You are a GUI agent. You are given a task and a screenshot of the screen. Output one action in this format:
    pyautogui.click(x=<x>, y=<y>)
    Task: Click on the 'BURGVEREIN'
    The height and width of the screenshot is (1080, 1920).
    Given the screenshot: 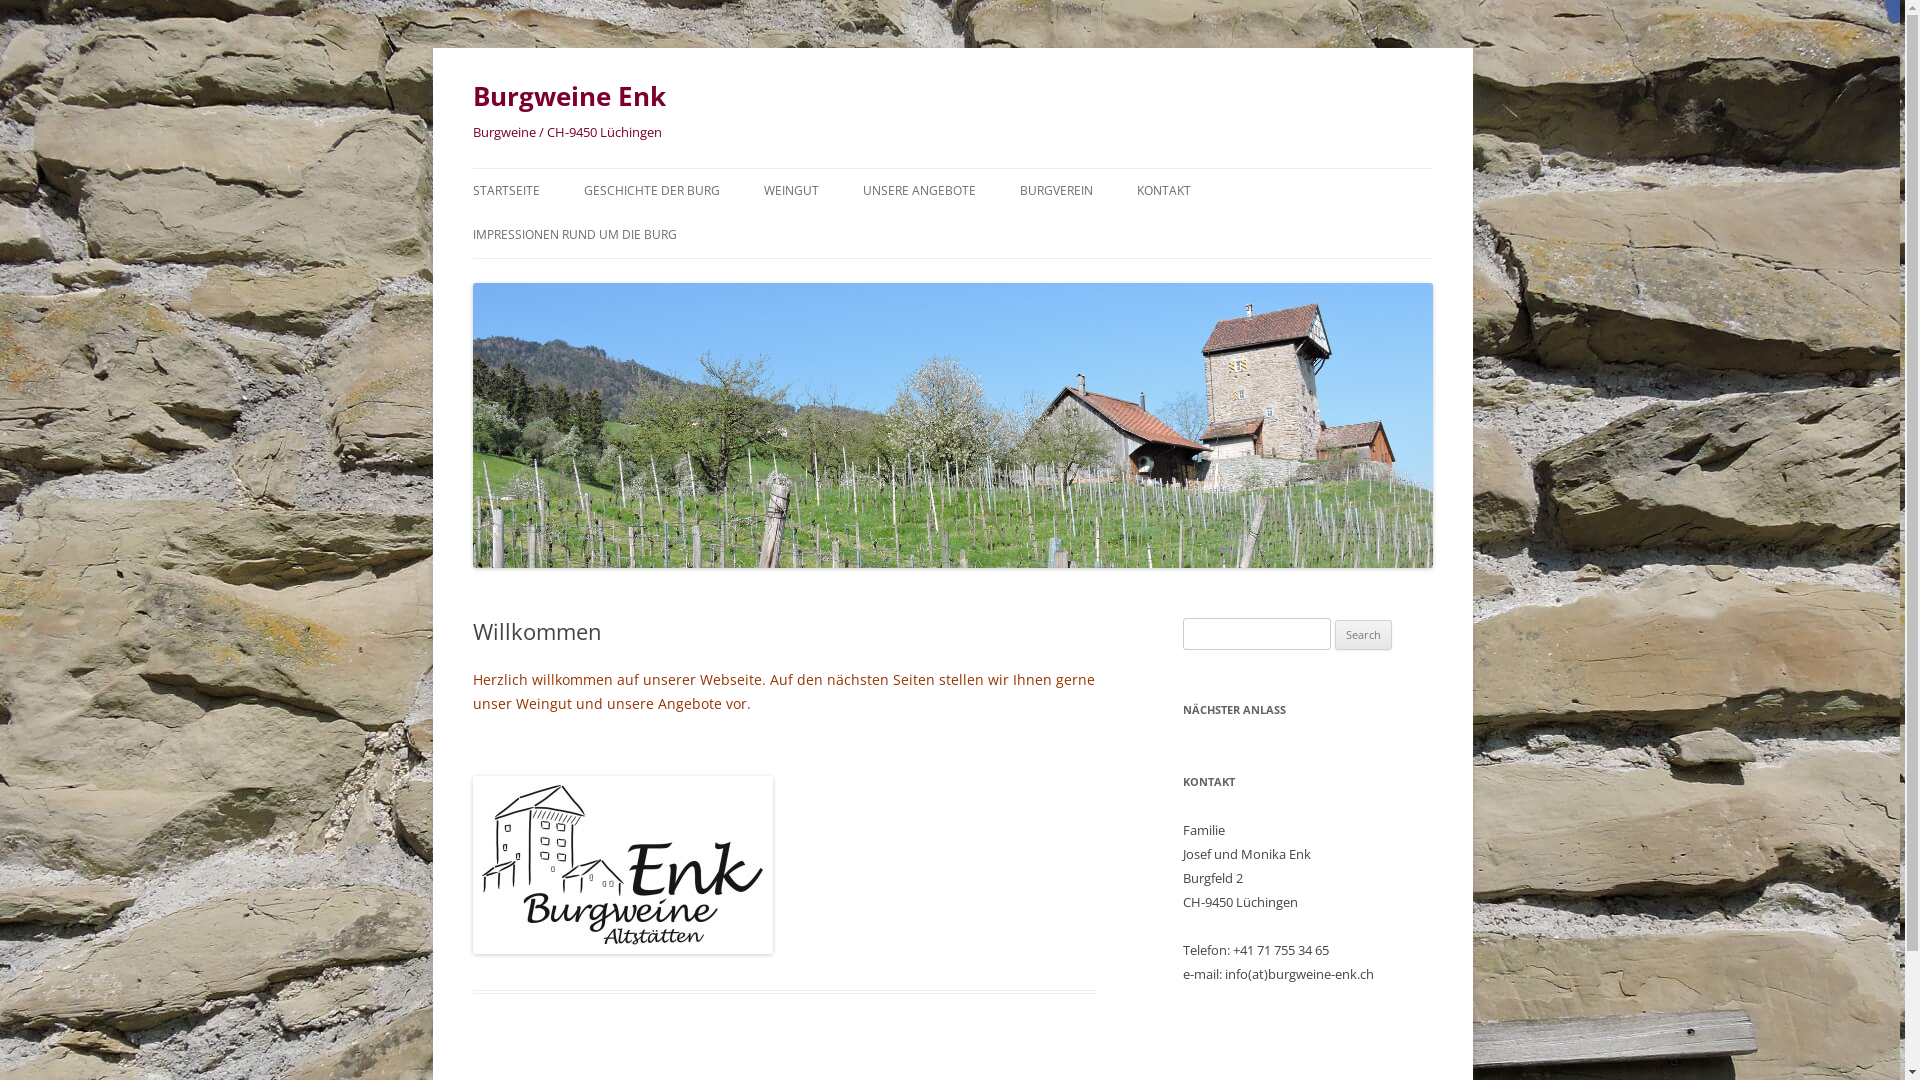 What is the action you would take?
    pyautogui.click(x=1055, y=191)
    